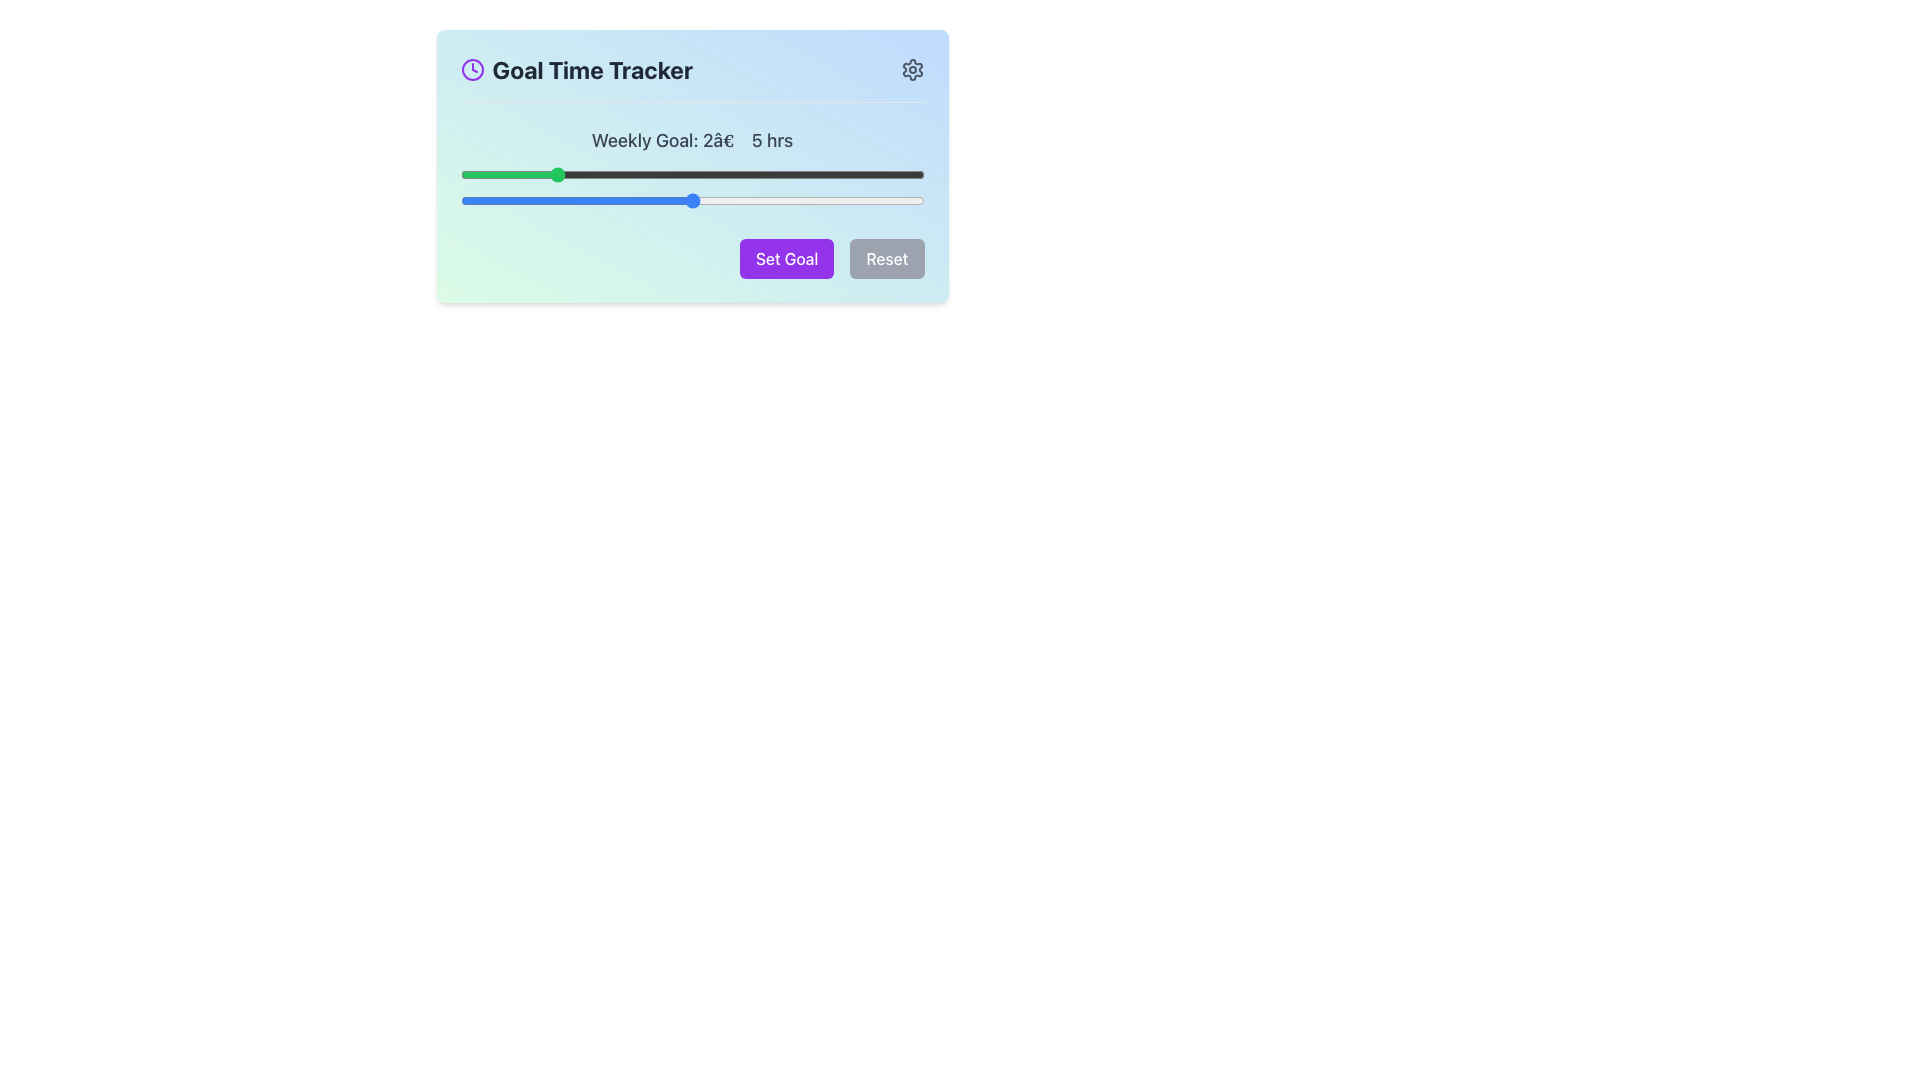  I want to click on the track of the Range Slider located under the 'Weekly Goal: 2–5 hrs' label to set the desired value, so click(692, 200).